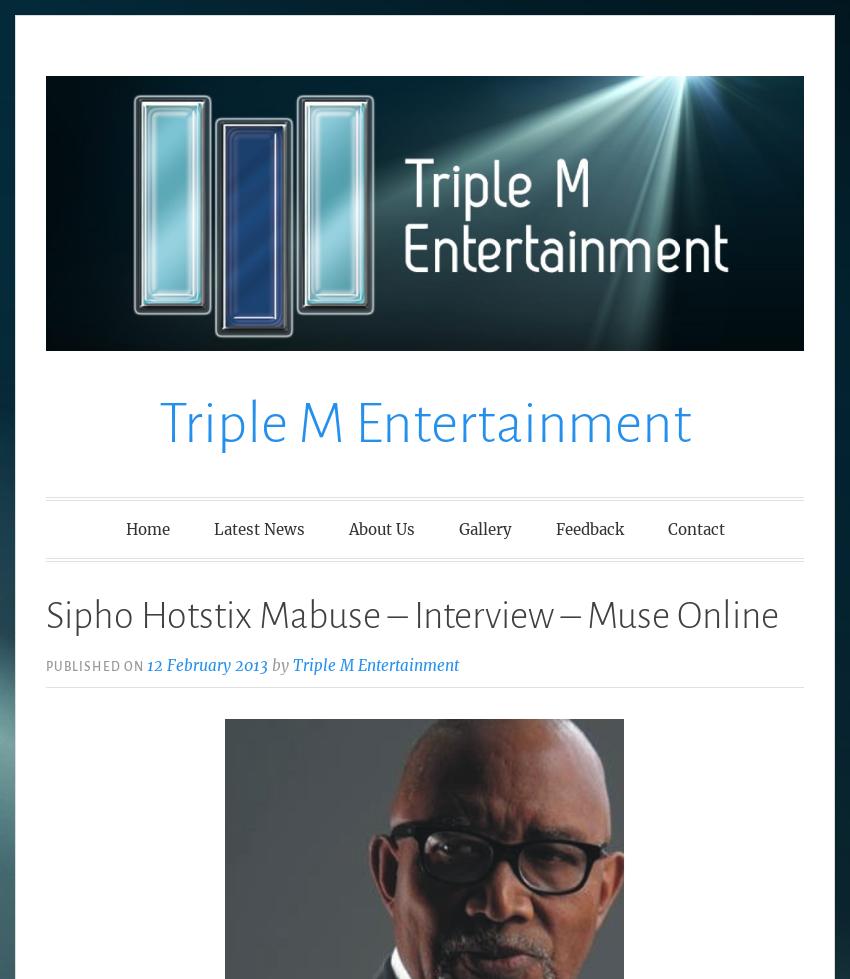 The width and height of the screenshot is (850, 979). Describe the element at coordinates (694, 527) in the screenshot. I see `'Contact'` at that location.